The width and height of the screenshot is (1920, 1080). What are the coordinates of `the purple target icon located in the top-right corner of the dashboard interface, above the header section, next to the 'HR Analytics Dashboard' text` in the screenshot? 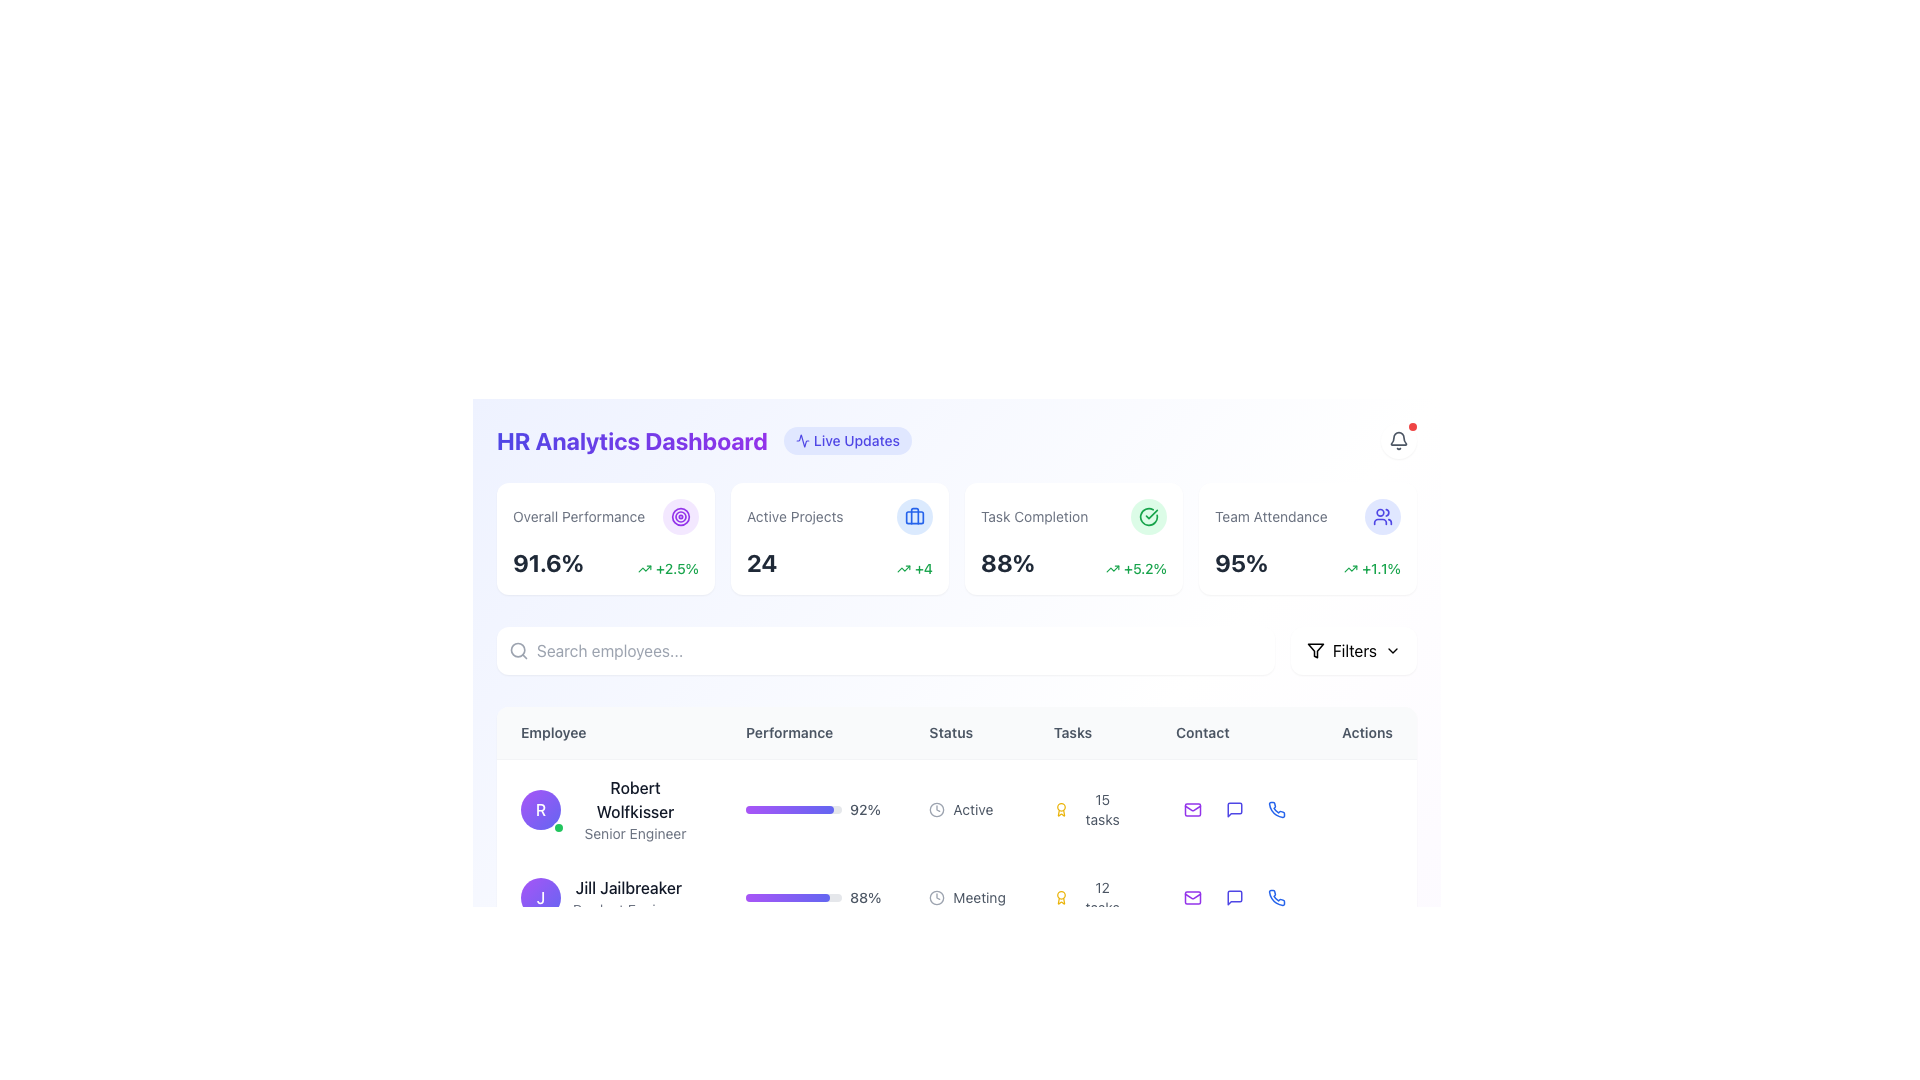 It's located at (681, 515).